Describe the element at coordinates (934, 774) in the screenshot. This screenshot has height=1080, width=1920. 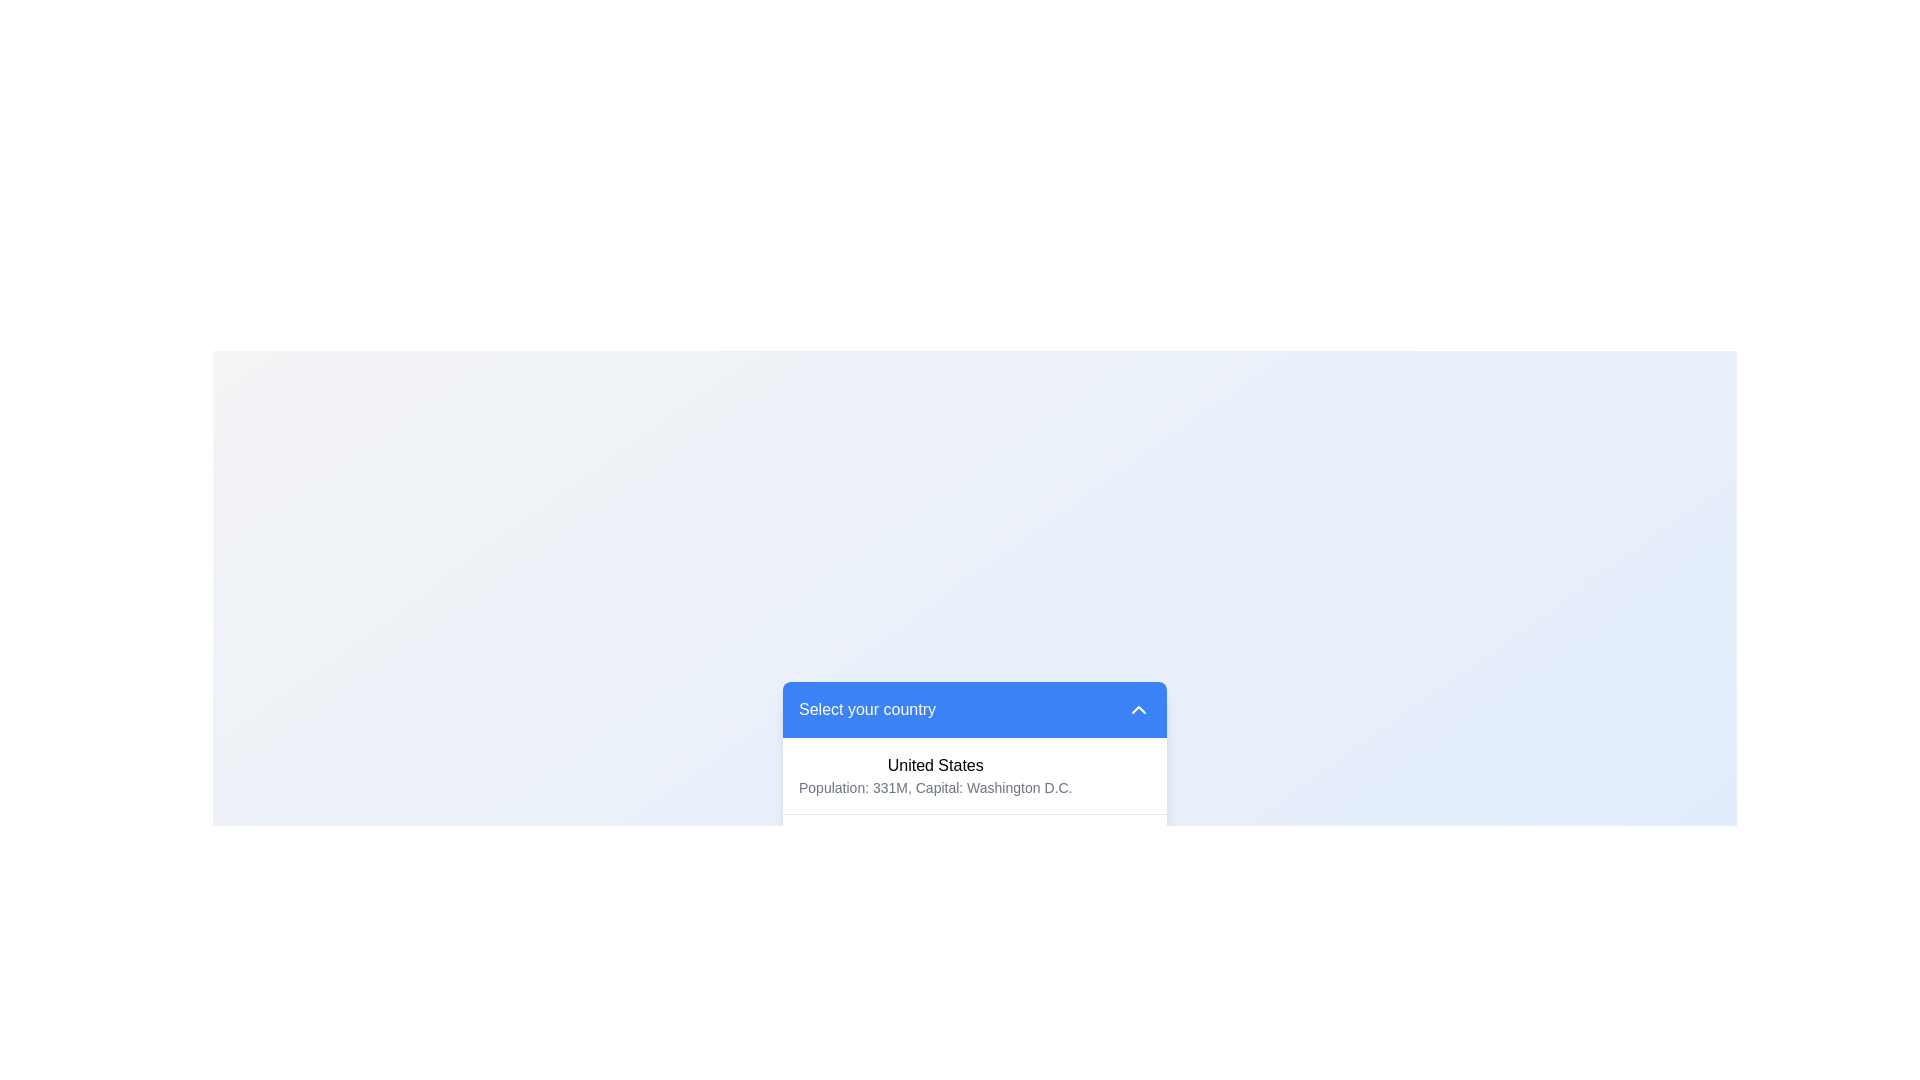
I see `the Text block displaying information about the country 'United States', which is located below the 'Select your country' dropdown` at that location.